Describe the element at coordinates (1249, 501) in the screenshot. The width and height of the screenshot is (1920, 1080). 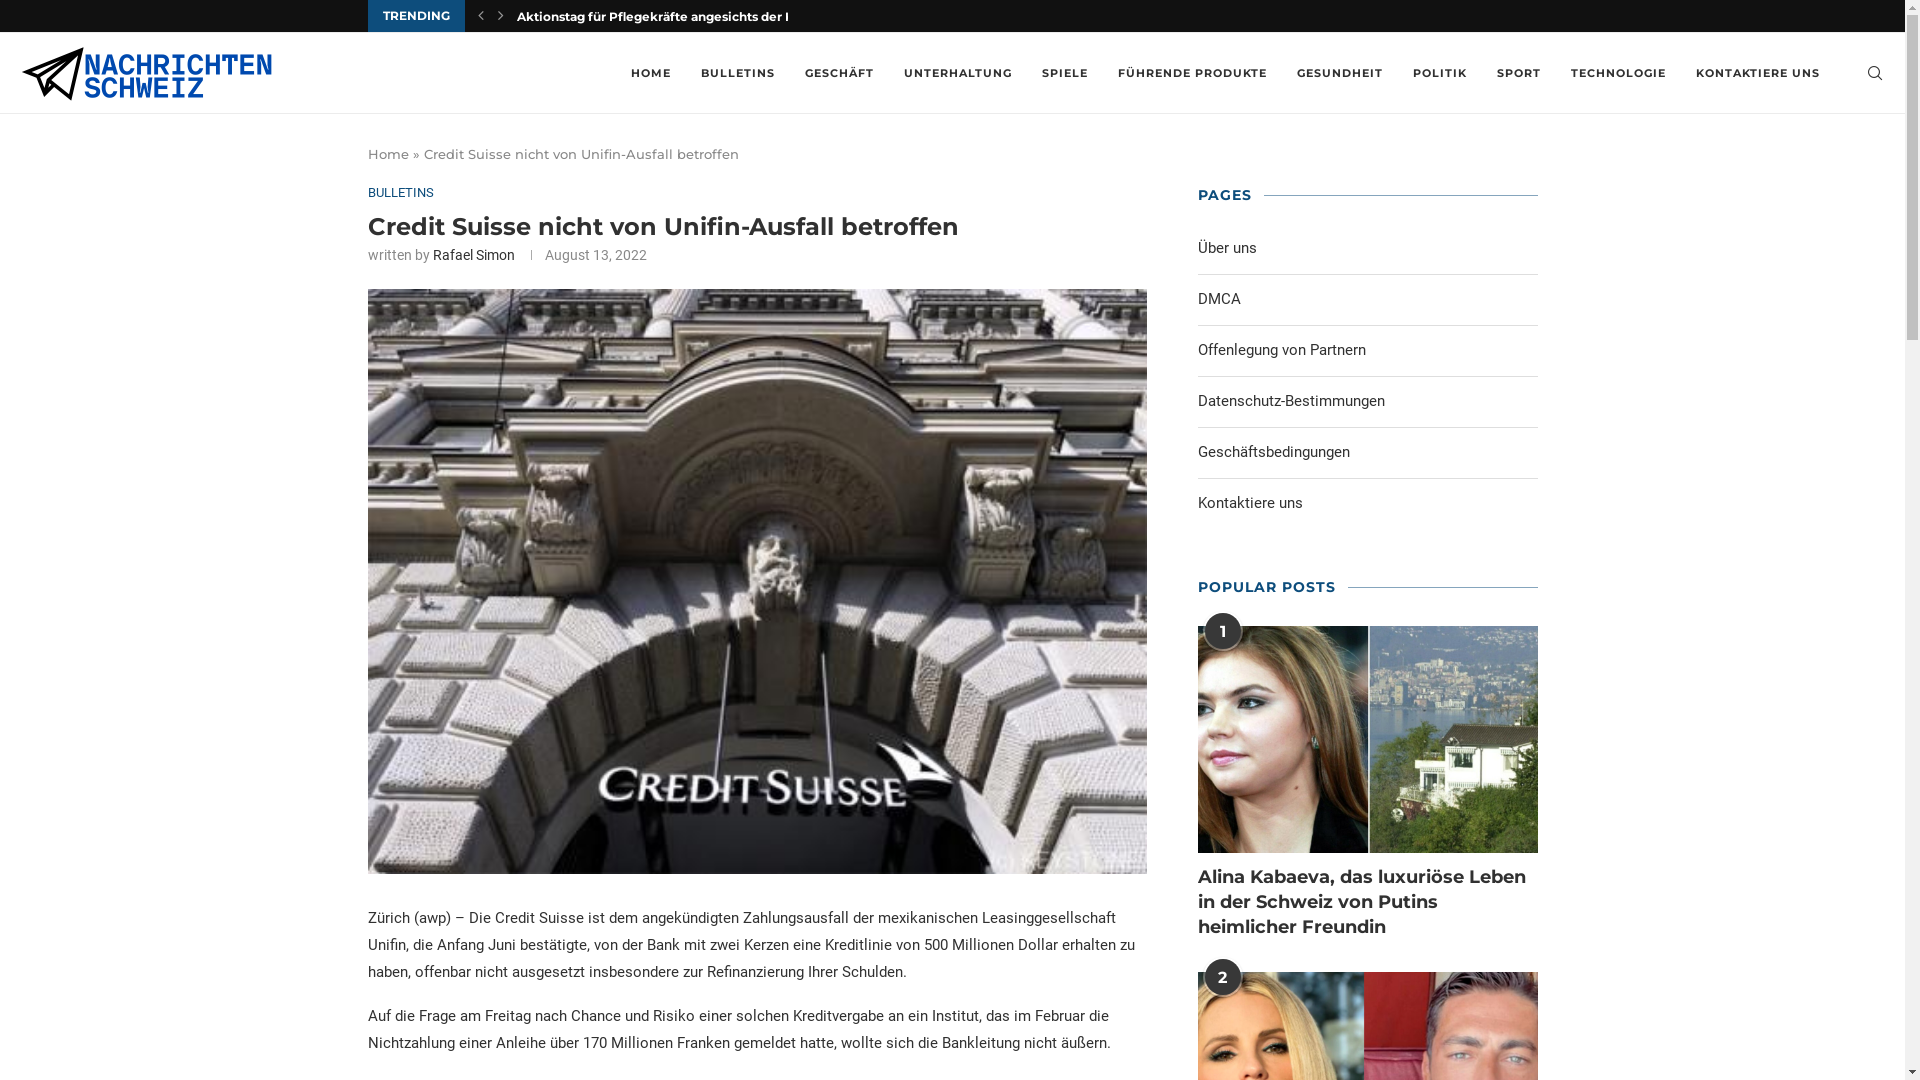
I see `'Kontaktiere uns'` at that location.